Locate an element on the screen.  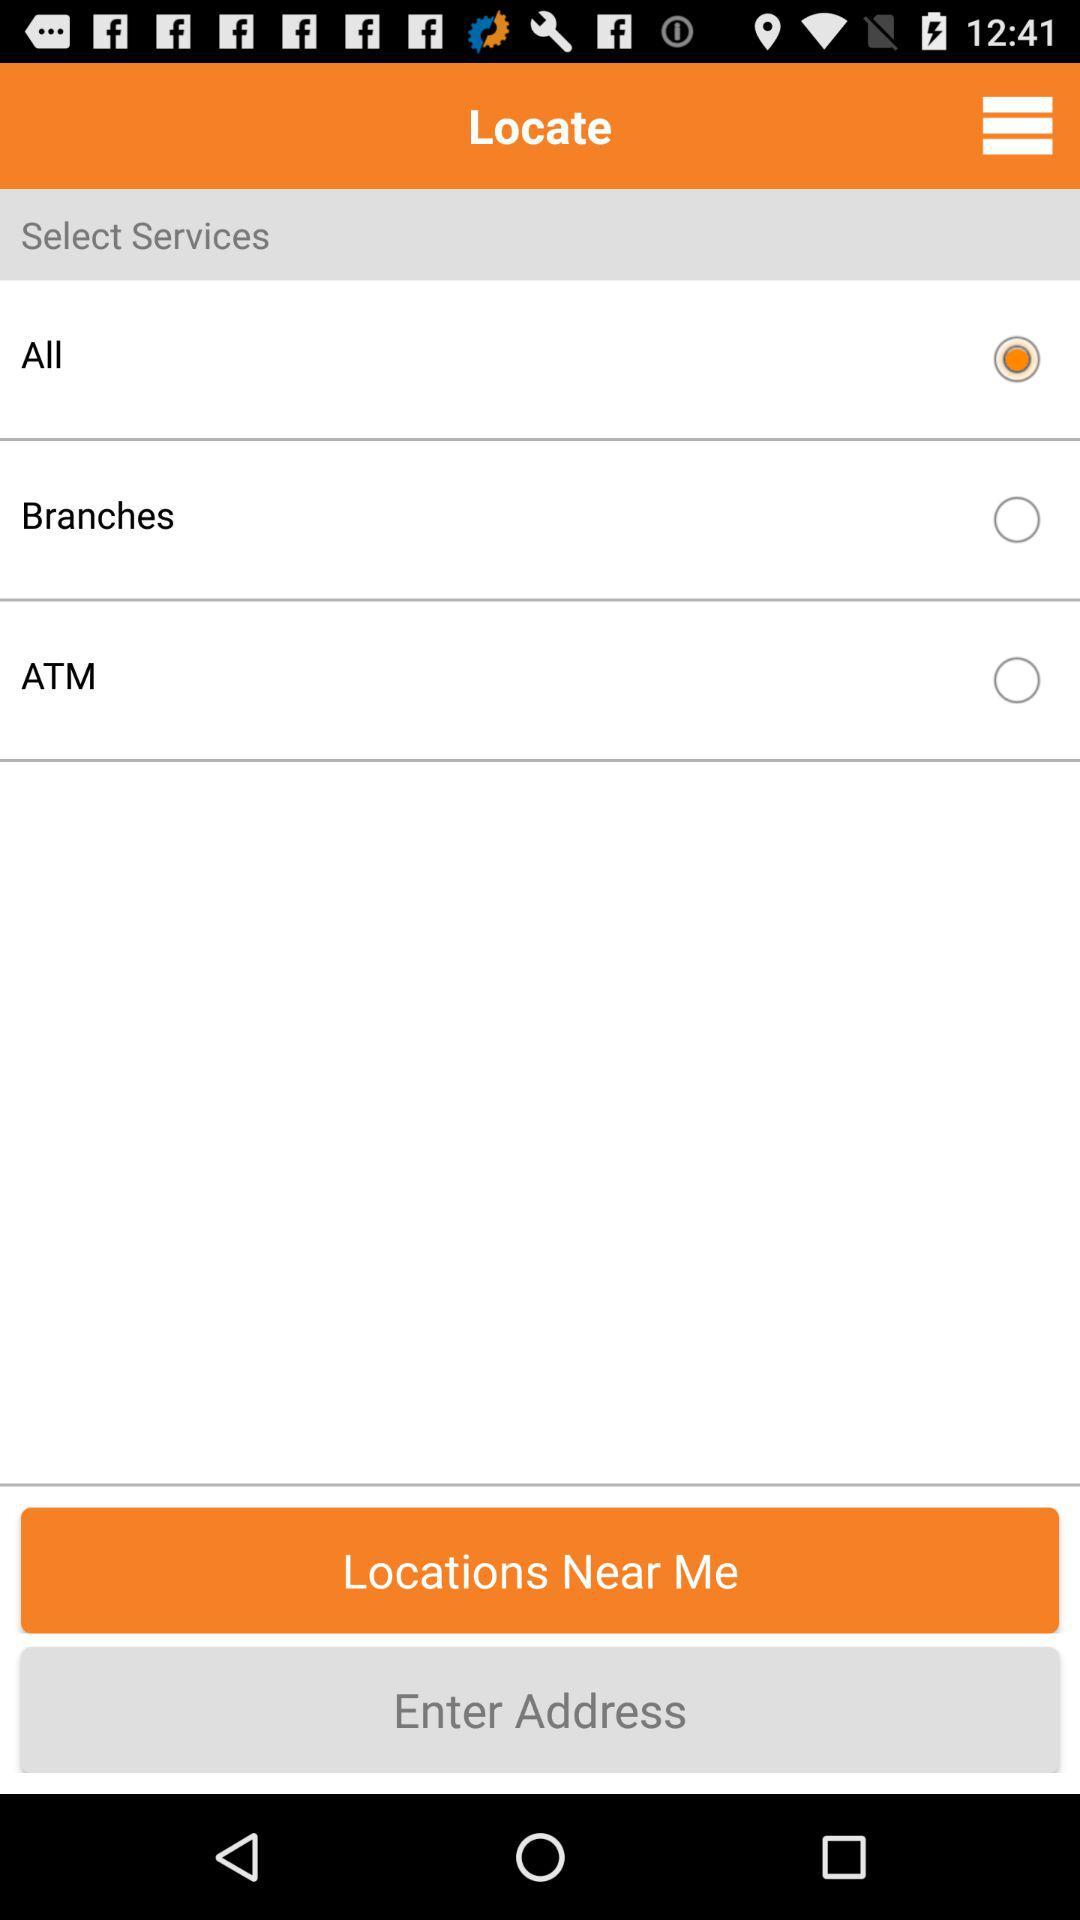
the locations near me is located at coordinates (540, 1569).